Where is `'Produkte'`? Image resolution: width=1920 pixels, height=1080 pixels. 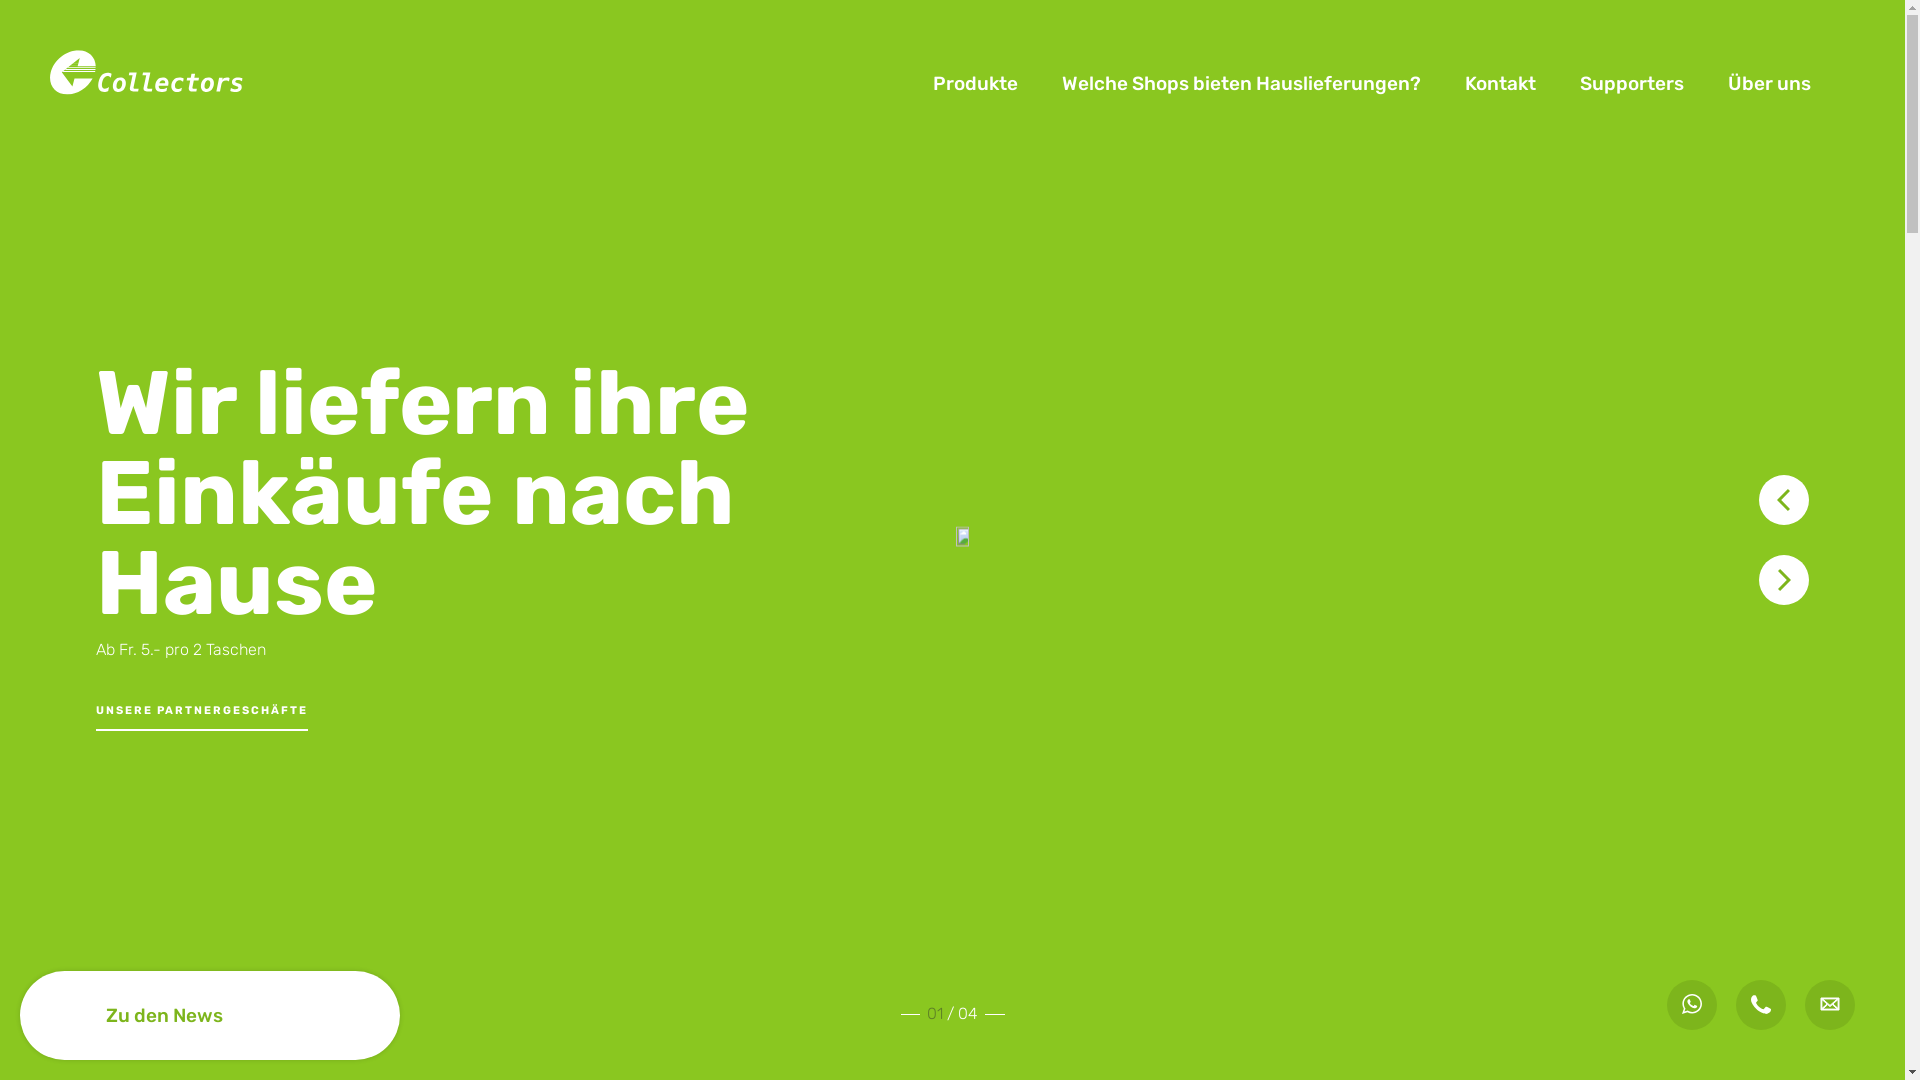
'Produkte' is located at coordinates (975, 83).